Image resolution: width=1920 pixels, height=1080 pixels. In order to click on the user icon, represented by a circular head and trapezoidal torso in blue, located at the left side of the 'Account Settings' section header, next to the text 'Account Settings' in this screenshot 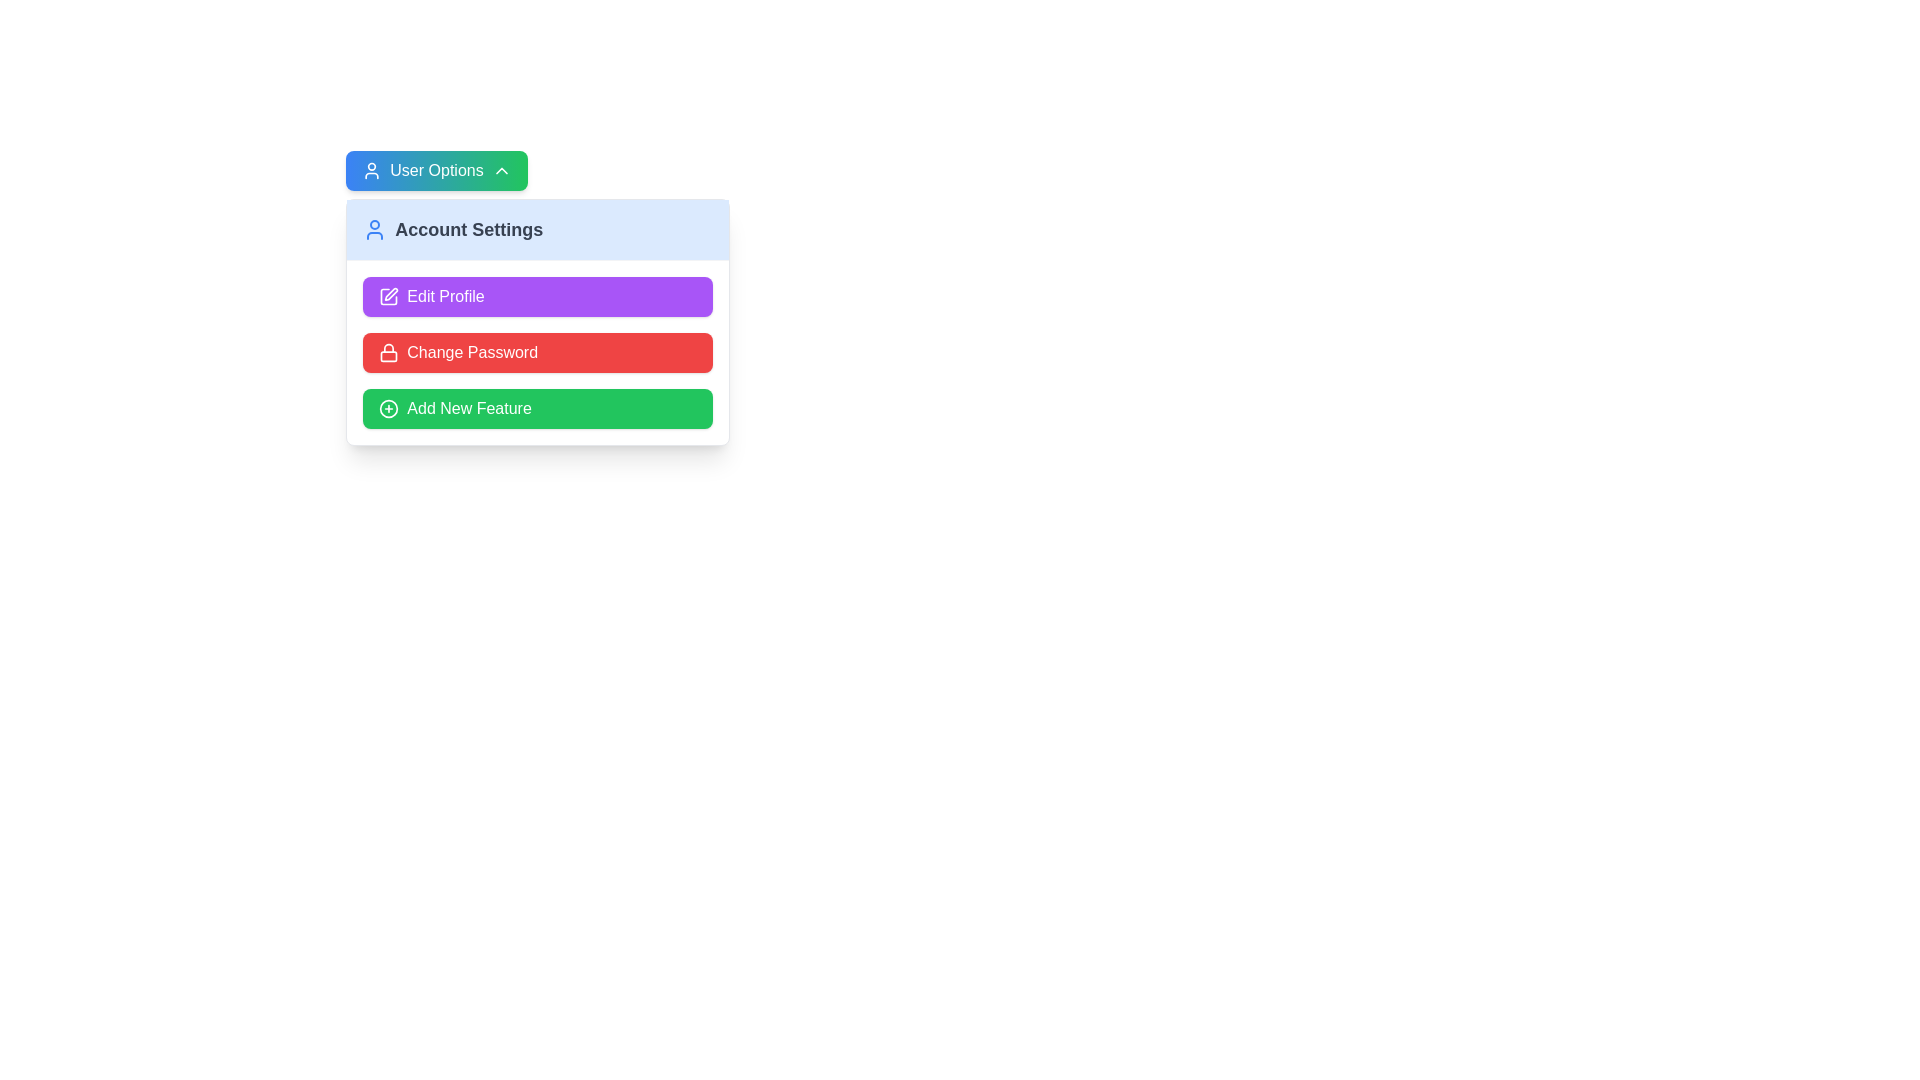, I will do `click(375, 229)`.